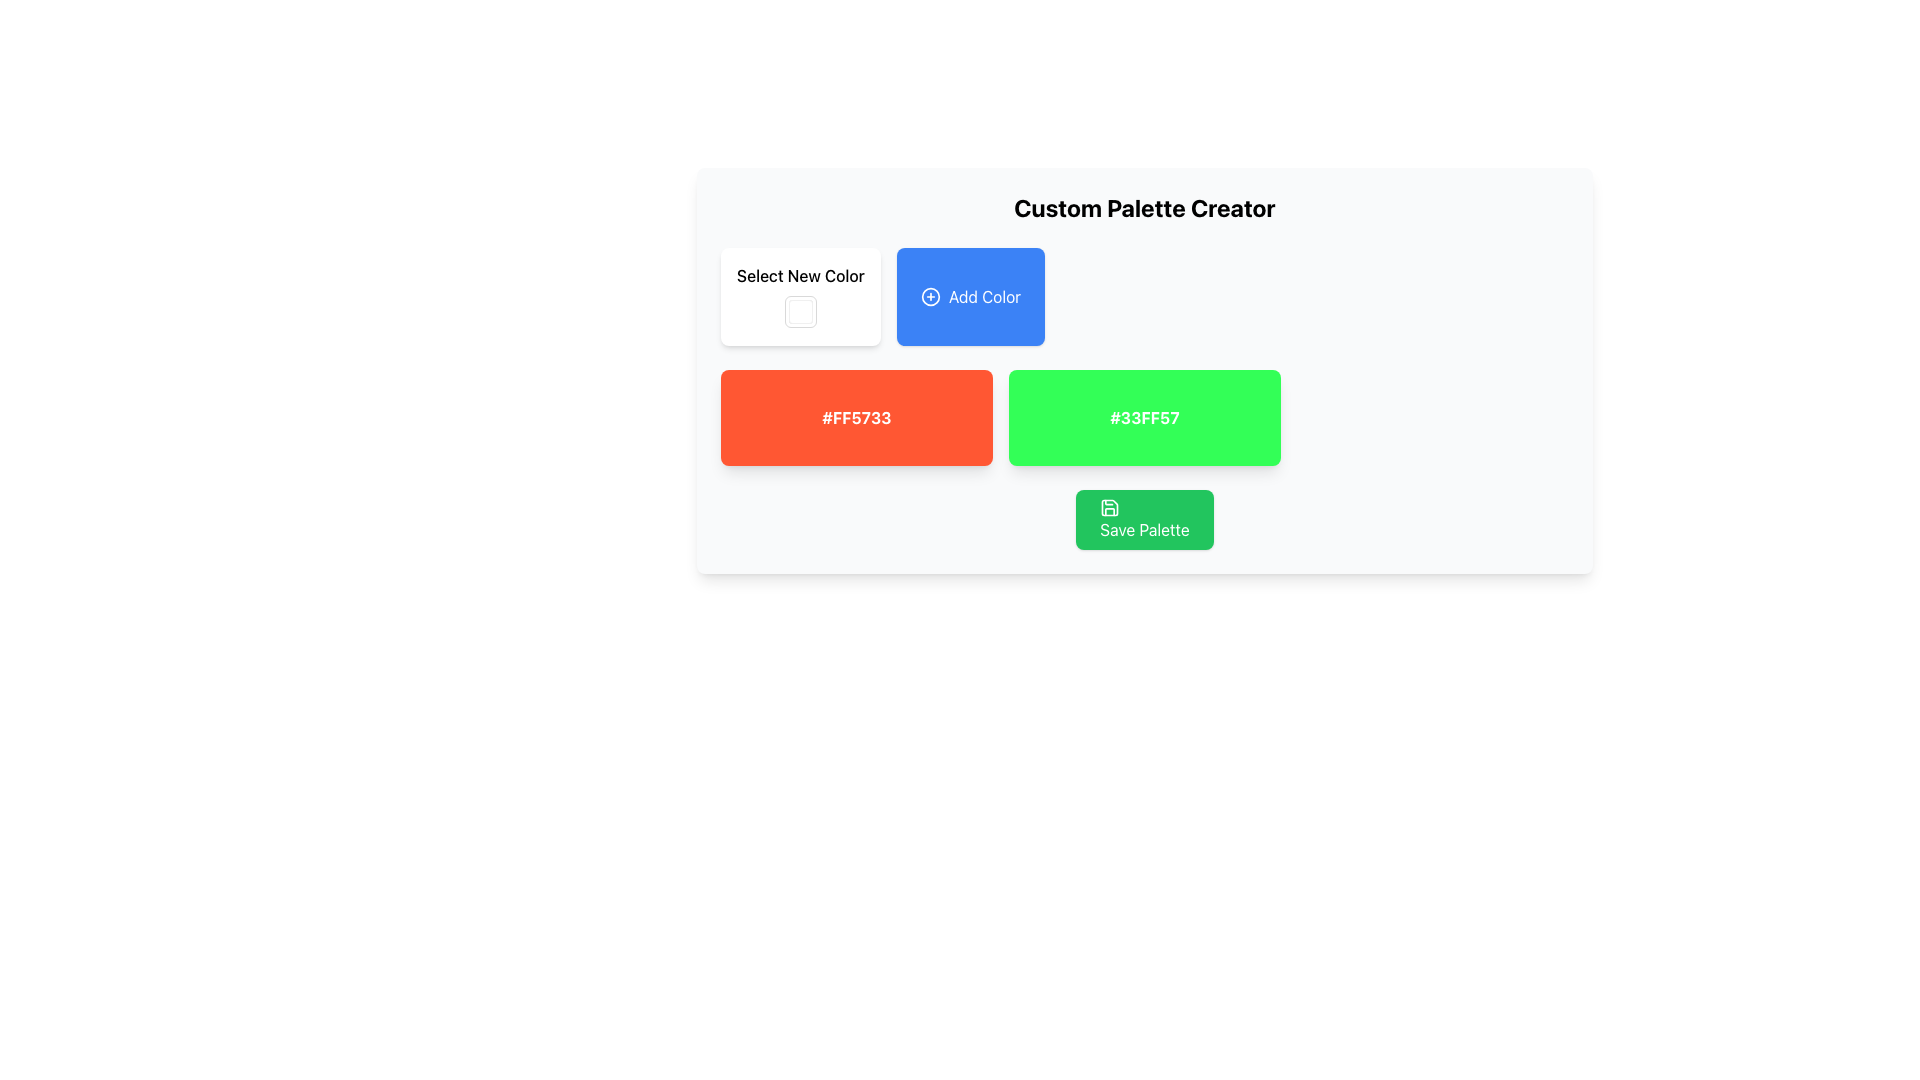  Describe the element at coordinates (1109, 507) in the screenshot. I see `the save icon, which resembles a floppy disk and is located to the left of the 'Save Palette' text within a green button` at that location.